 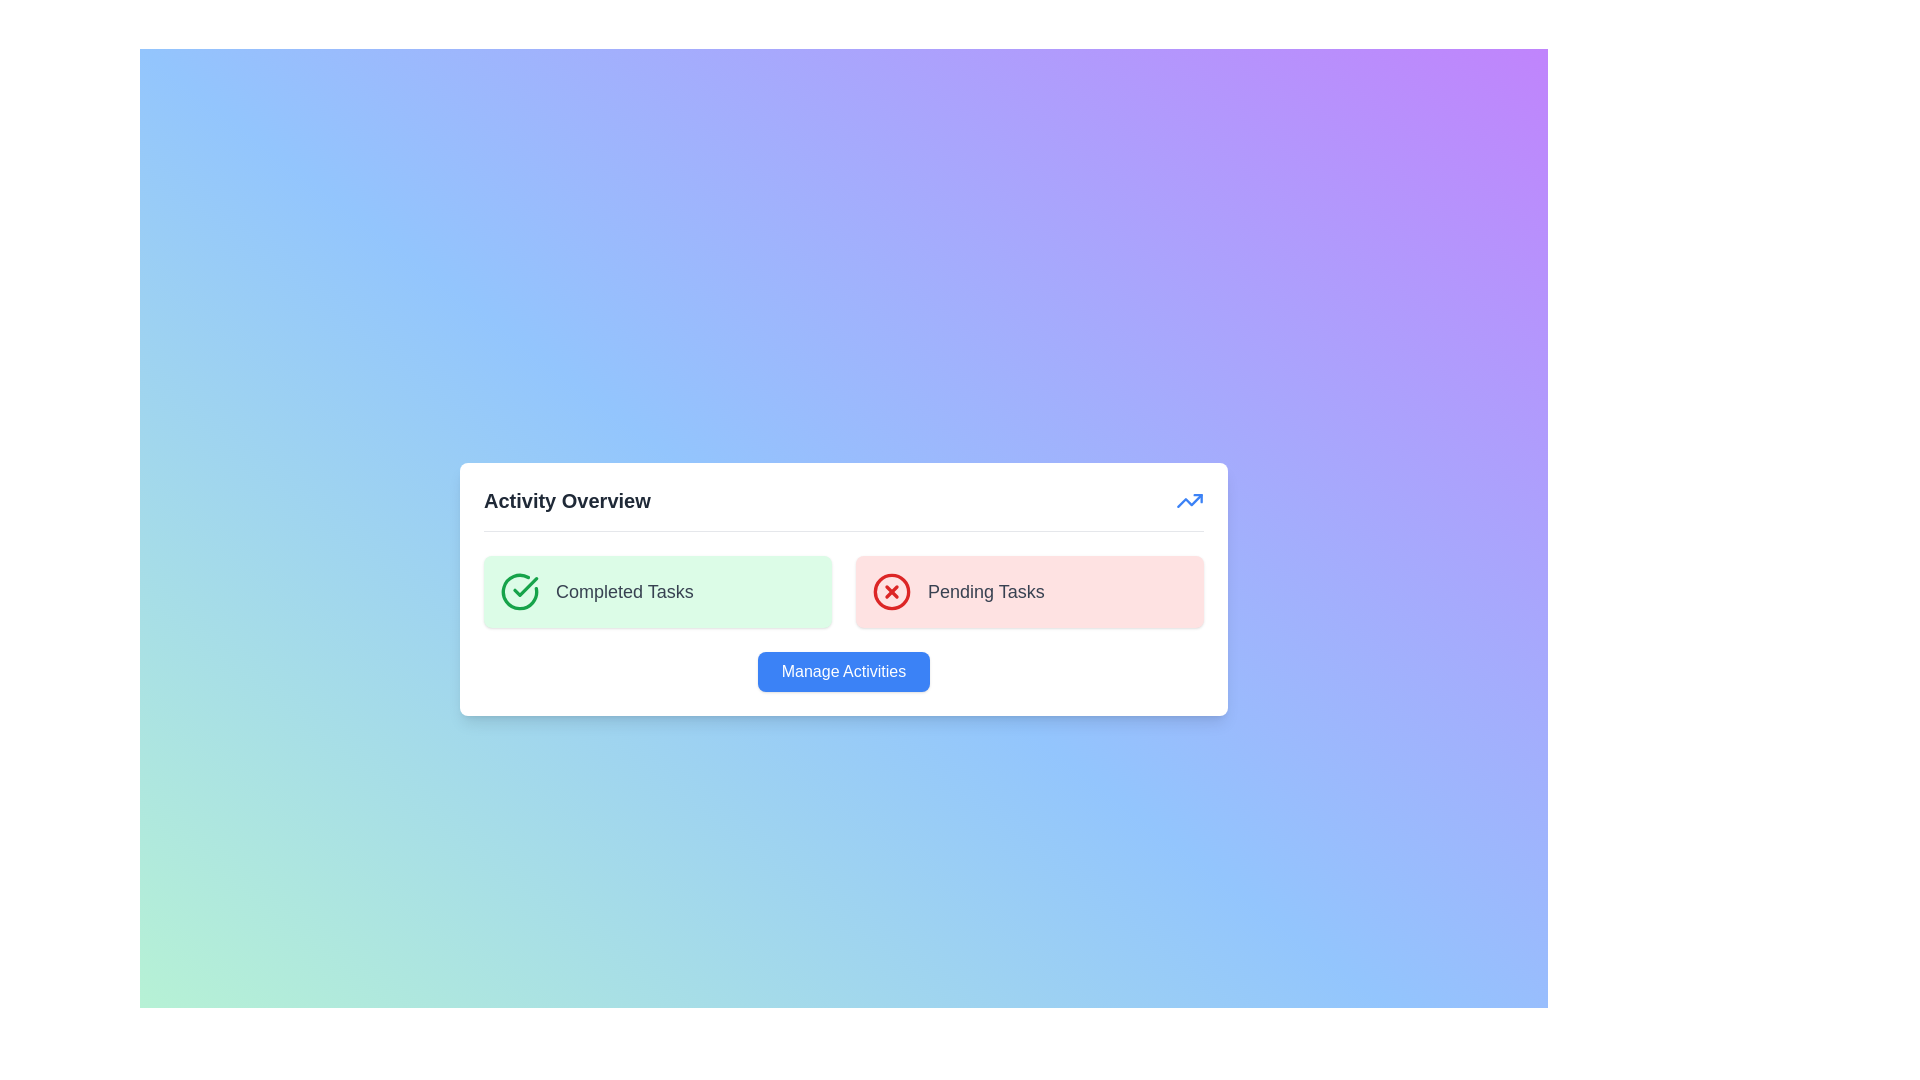 I want to click on the 'Manage Activities' button, so click(x=844, y=671).